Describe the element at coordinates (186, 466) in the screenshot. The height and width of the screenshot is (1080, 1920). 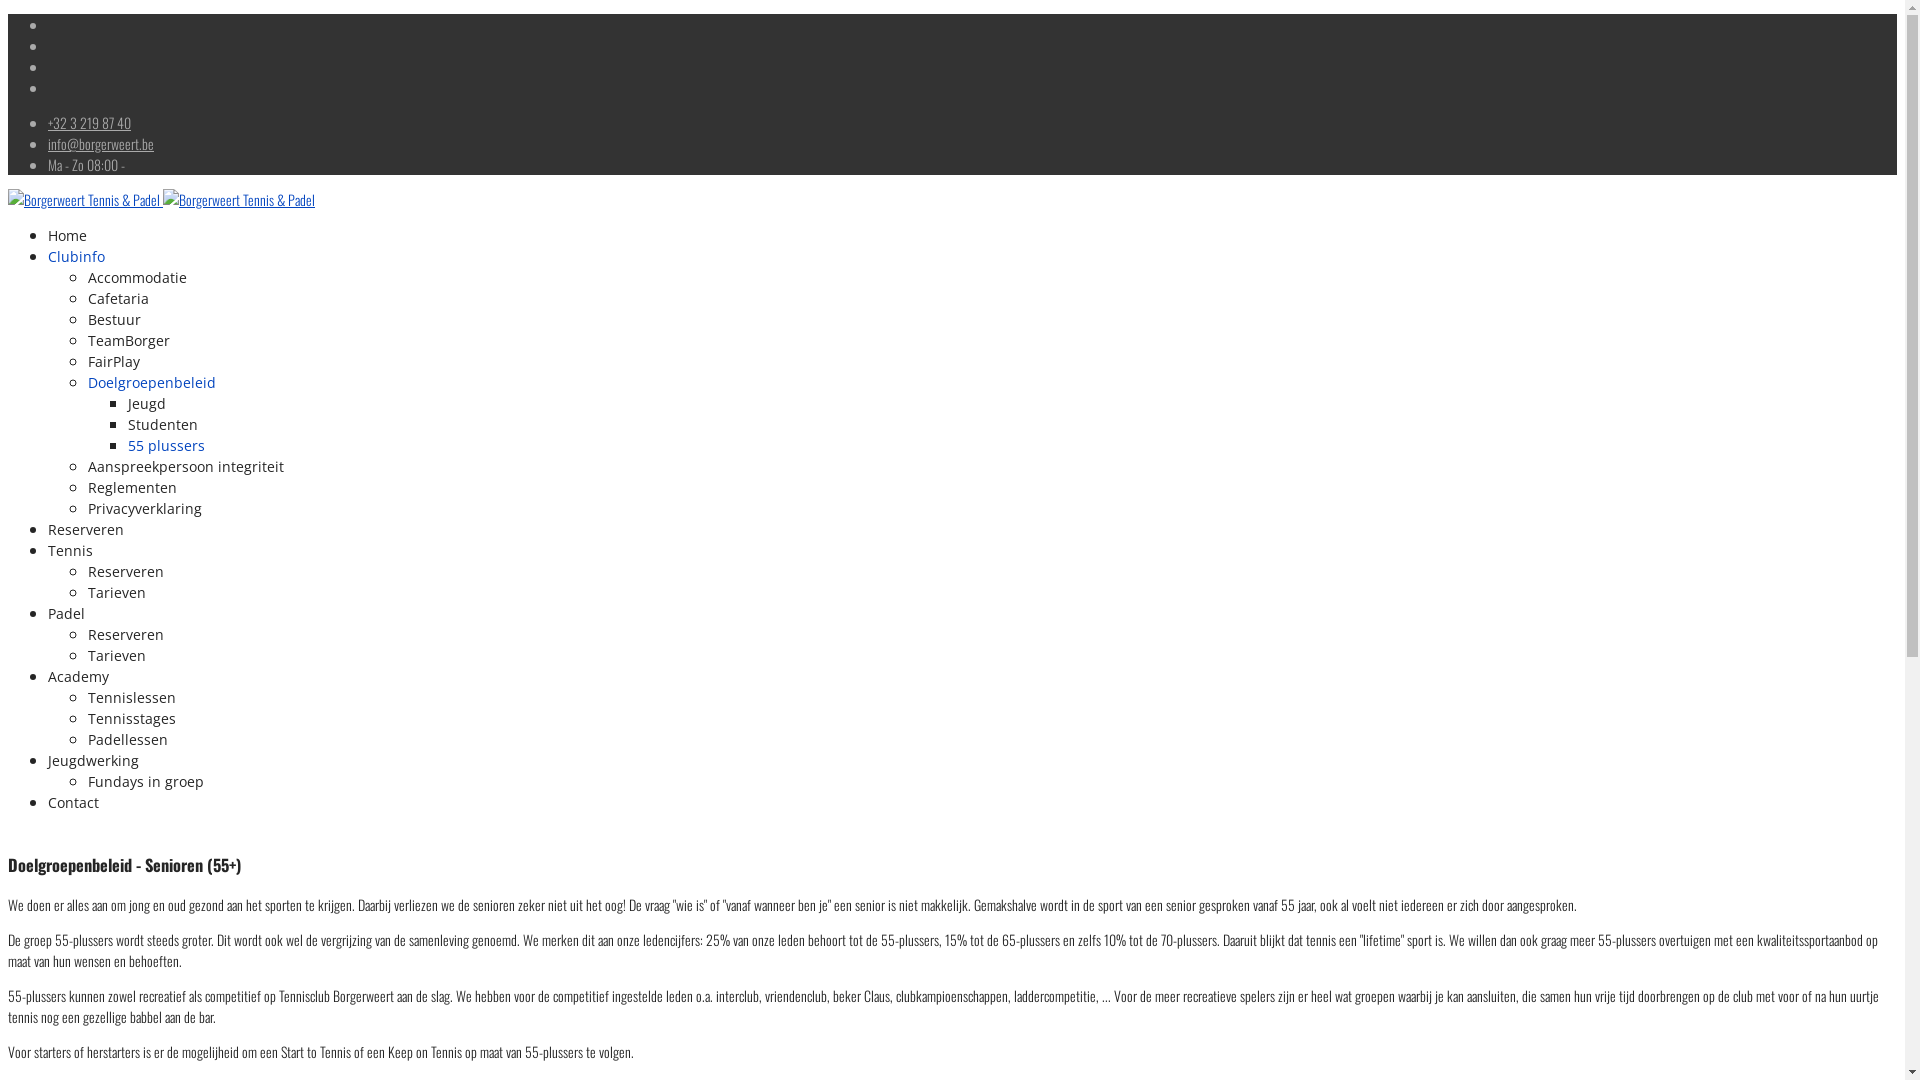
I see `'Aanspreekpersoon integriteit'` at that location.